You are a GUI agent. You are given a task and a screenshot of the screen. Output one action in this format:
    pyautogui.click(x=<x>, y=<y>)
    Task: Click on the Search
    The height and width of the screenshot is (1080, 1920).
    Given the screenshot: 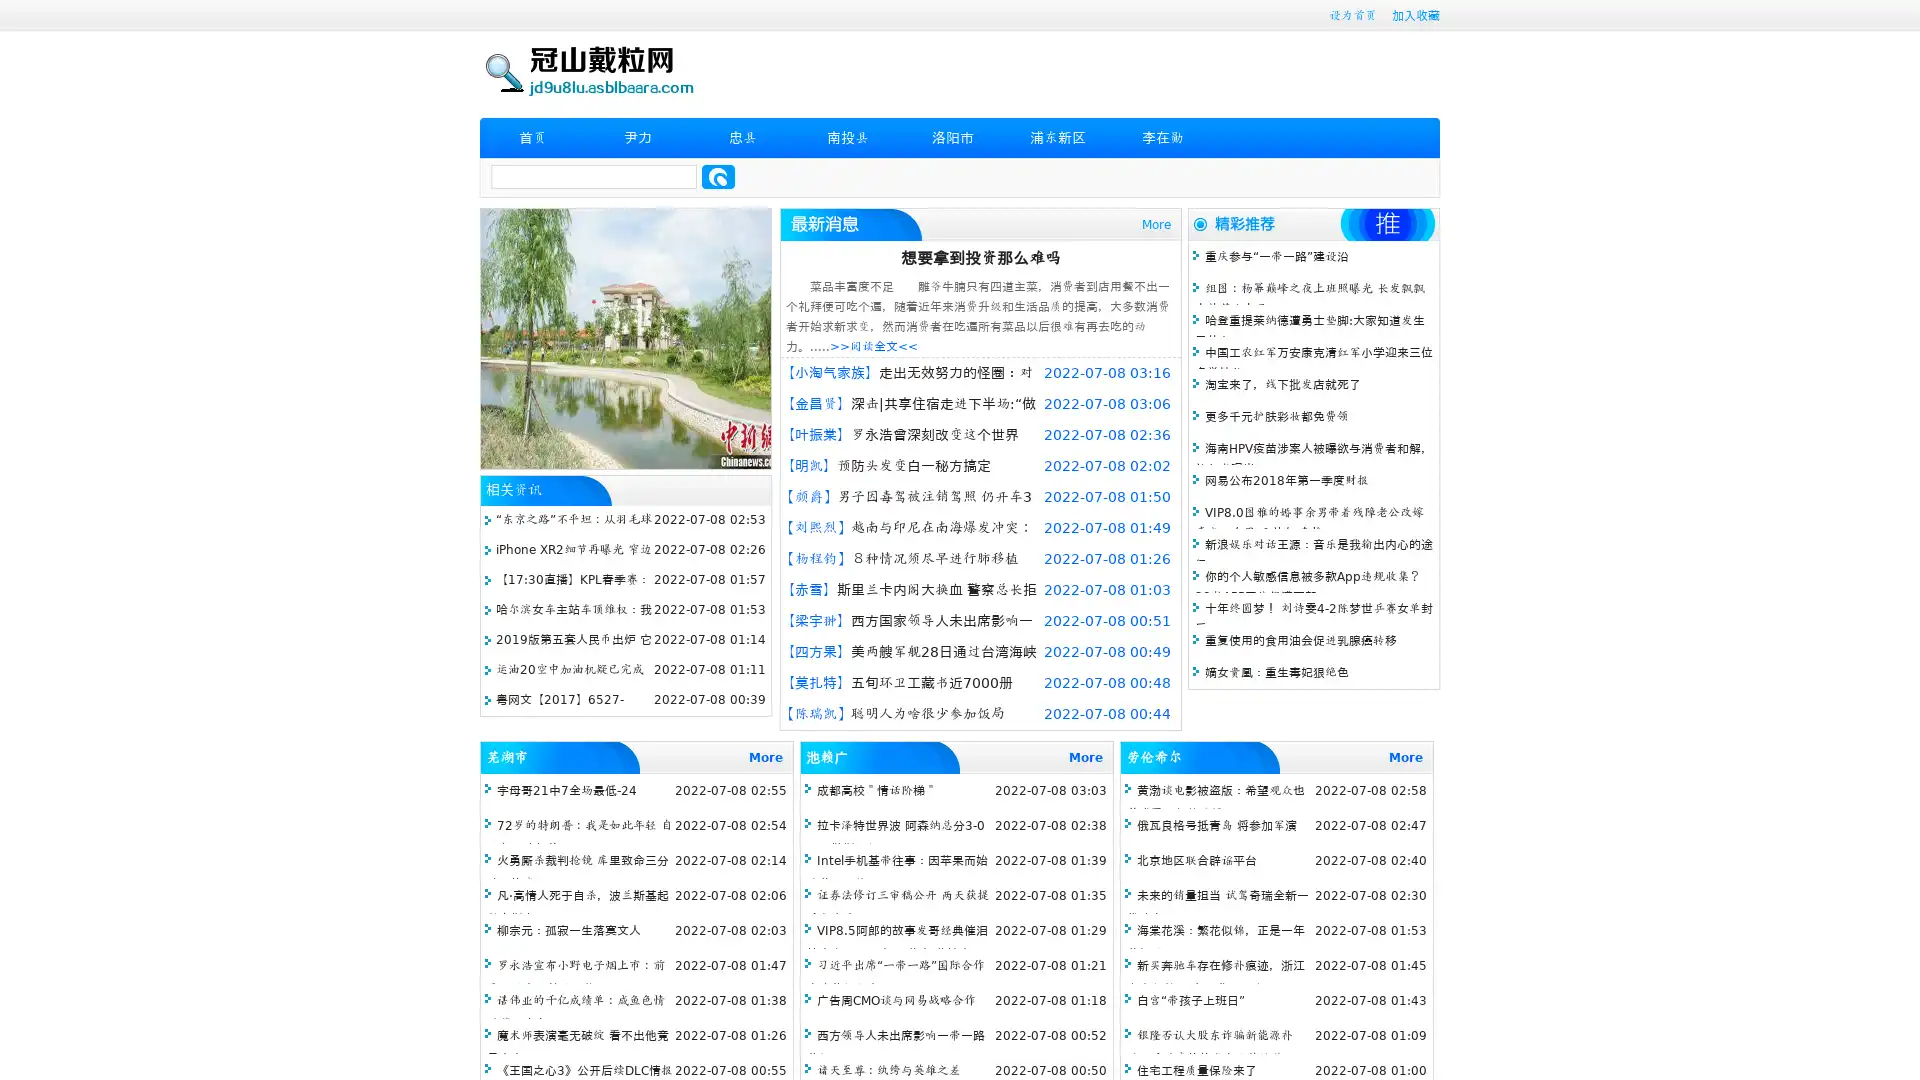 What is the action you would take?
    pyautogui.click(x=718, y=176)
    